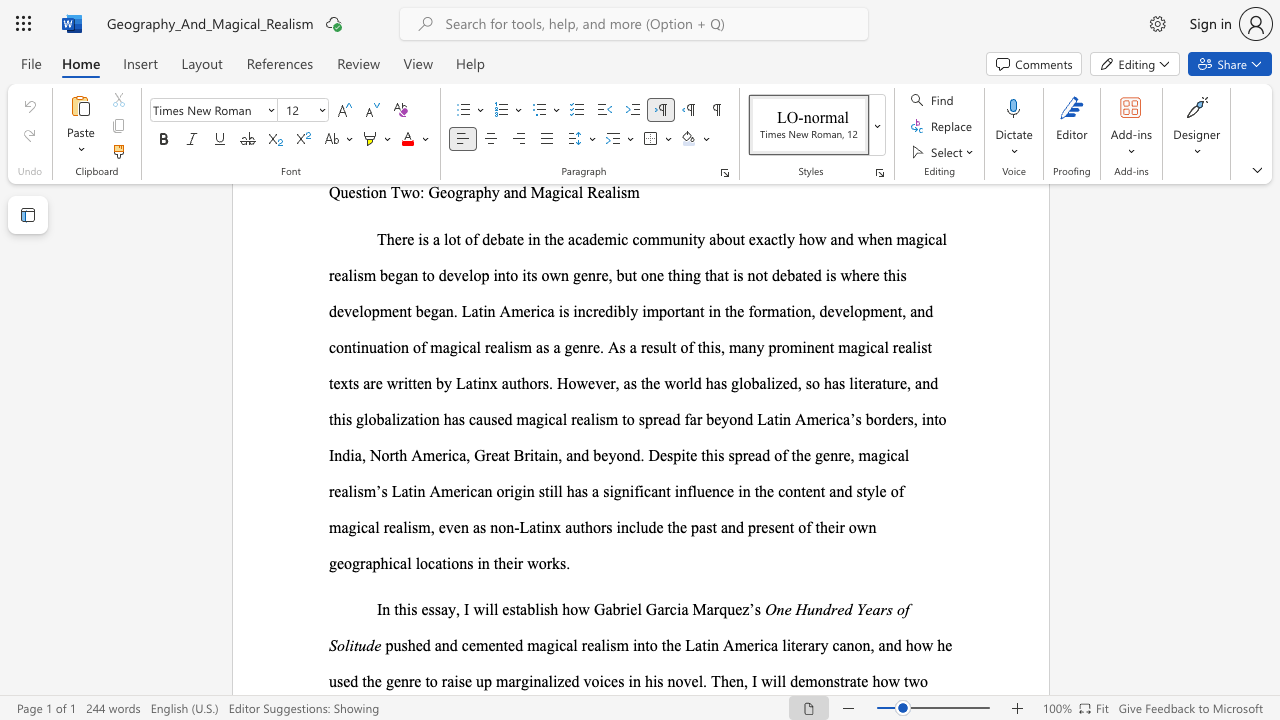 The width and height of the screenshot is (1280, 720). I want to click on the subset text "stion Two: Geo" within the text "Question Two: Geography and Magical Realism", so click(355, 192).